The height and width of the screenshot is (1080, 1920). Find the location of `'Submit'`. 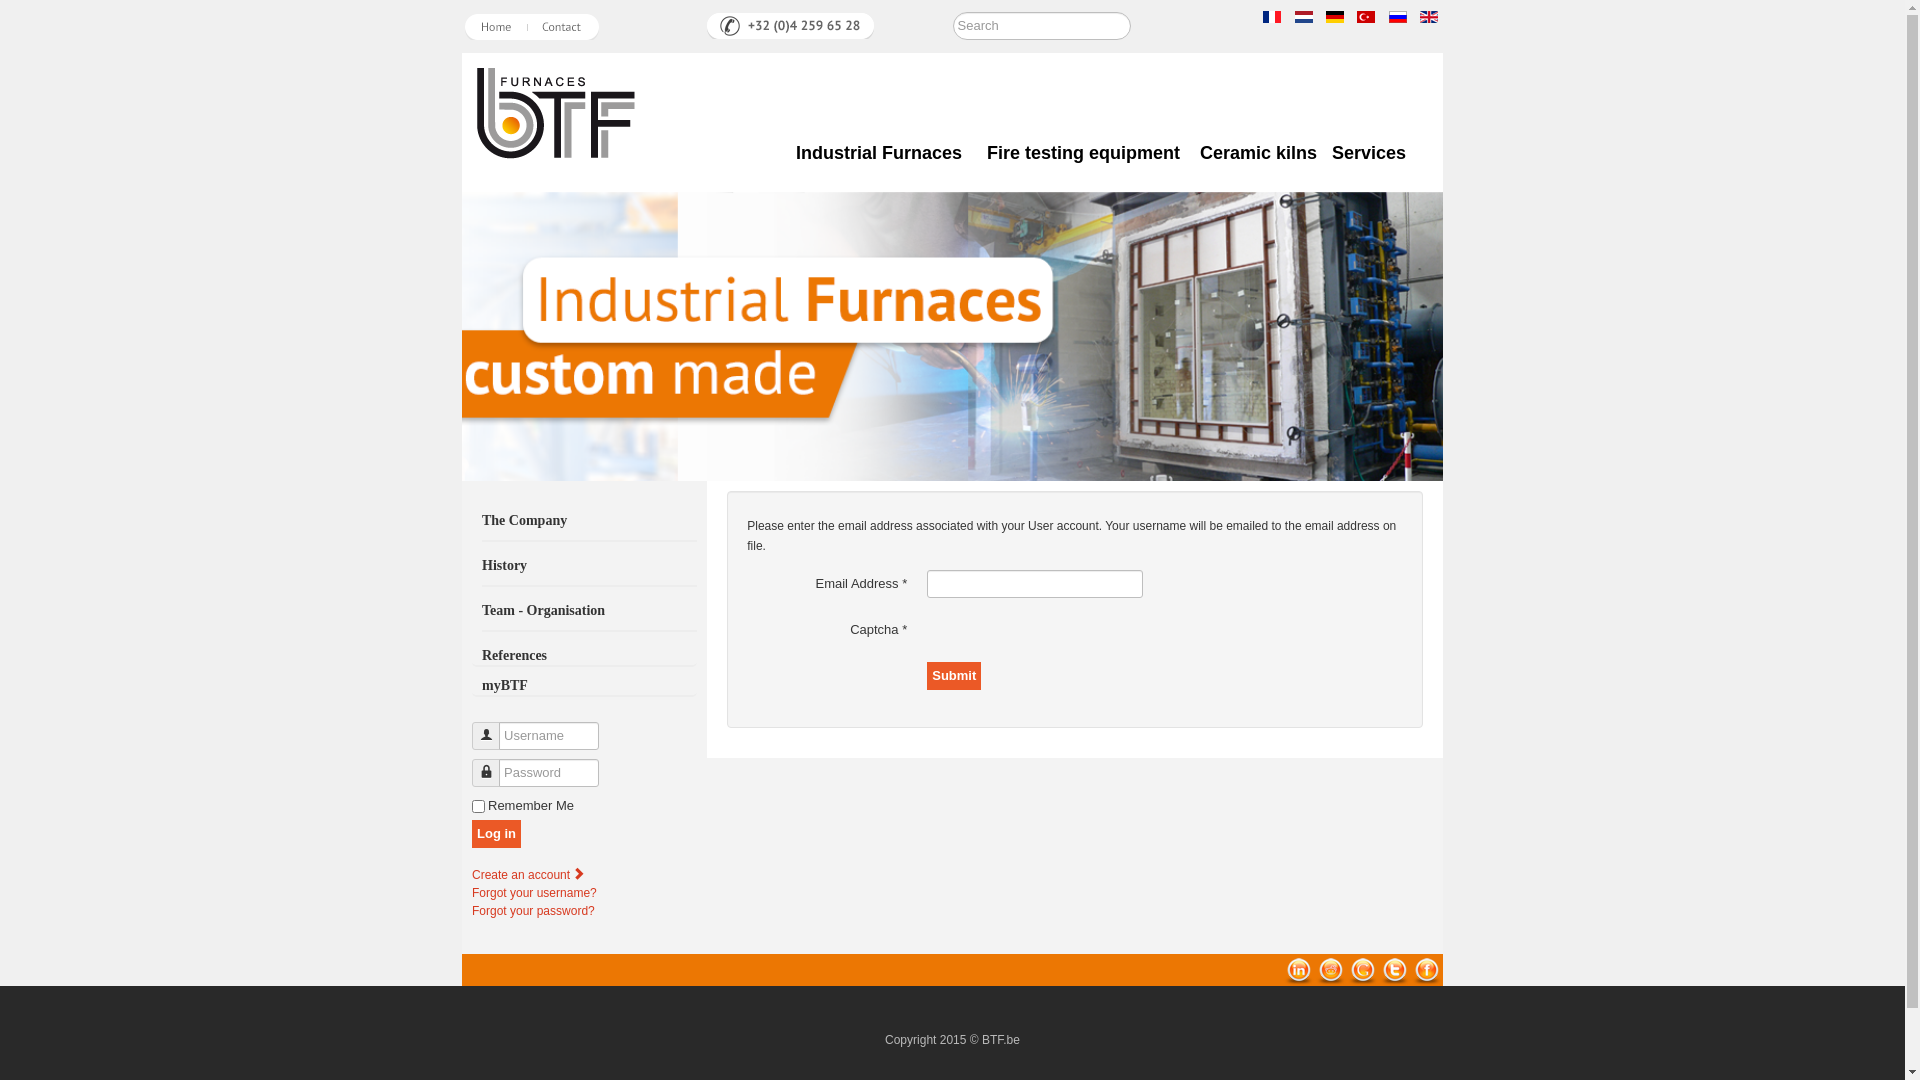

'Submit' is located at coordinates (953, 675).